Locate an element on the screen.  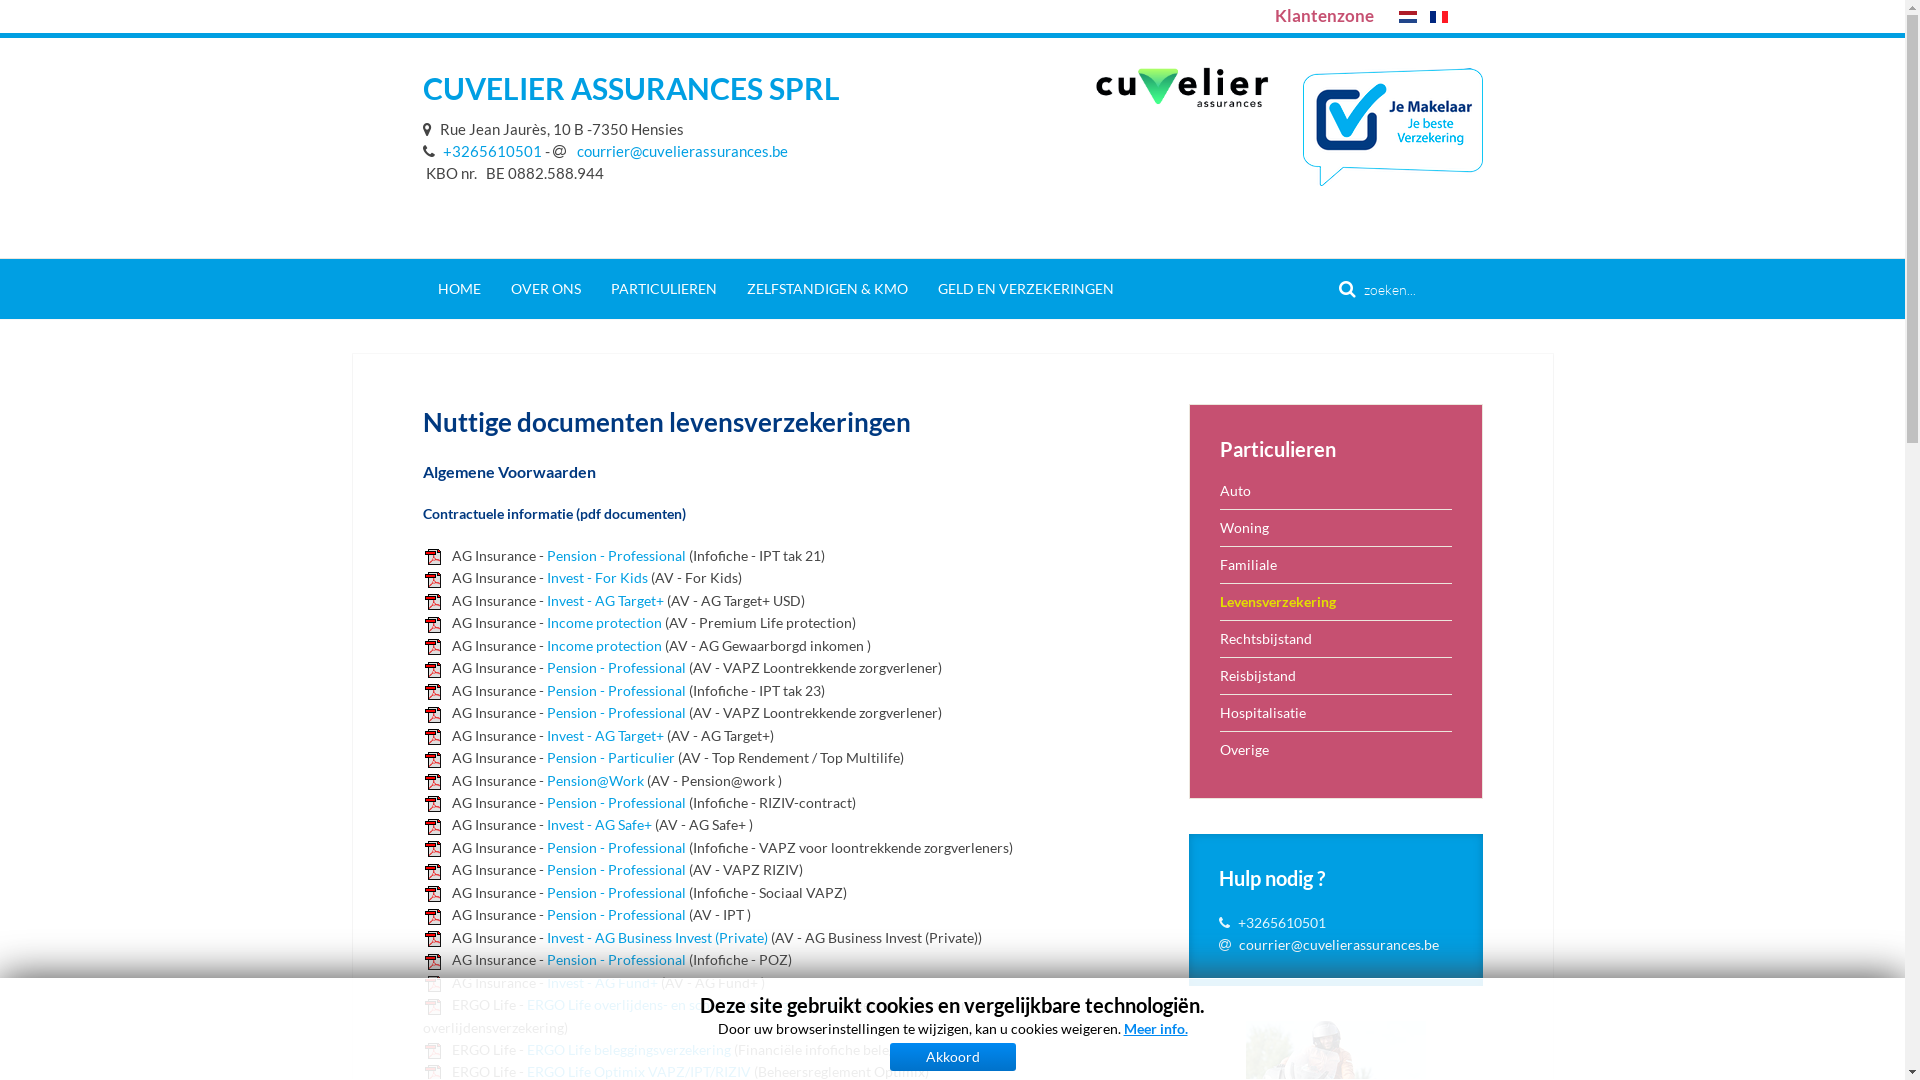
'Klantenzone' is located at coordinates (1323, 15).